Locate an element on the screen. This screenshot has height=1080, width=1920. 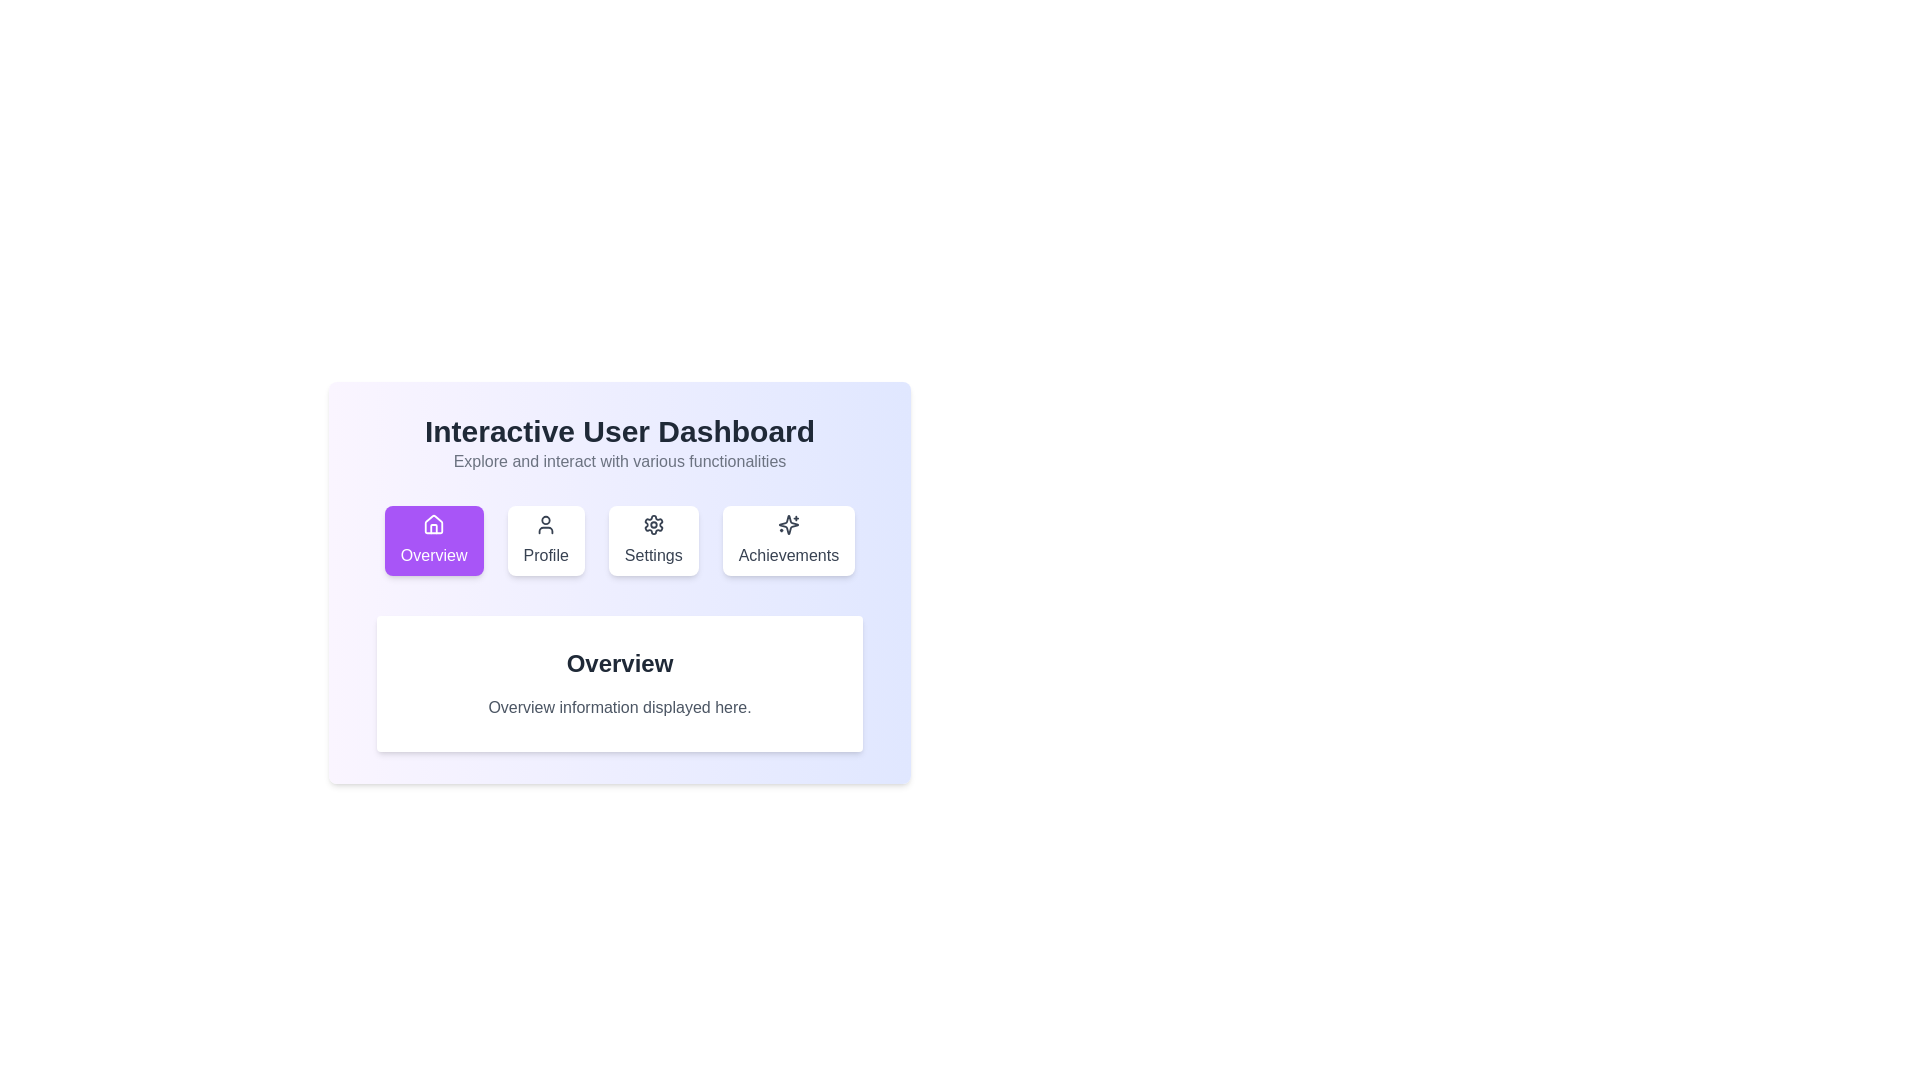
the descriptive text located beneath the heading 'Interactive User Dashboard' in the dashboard interface is located at coordinates (618, 462).